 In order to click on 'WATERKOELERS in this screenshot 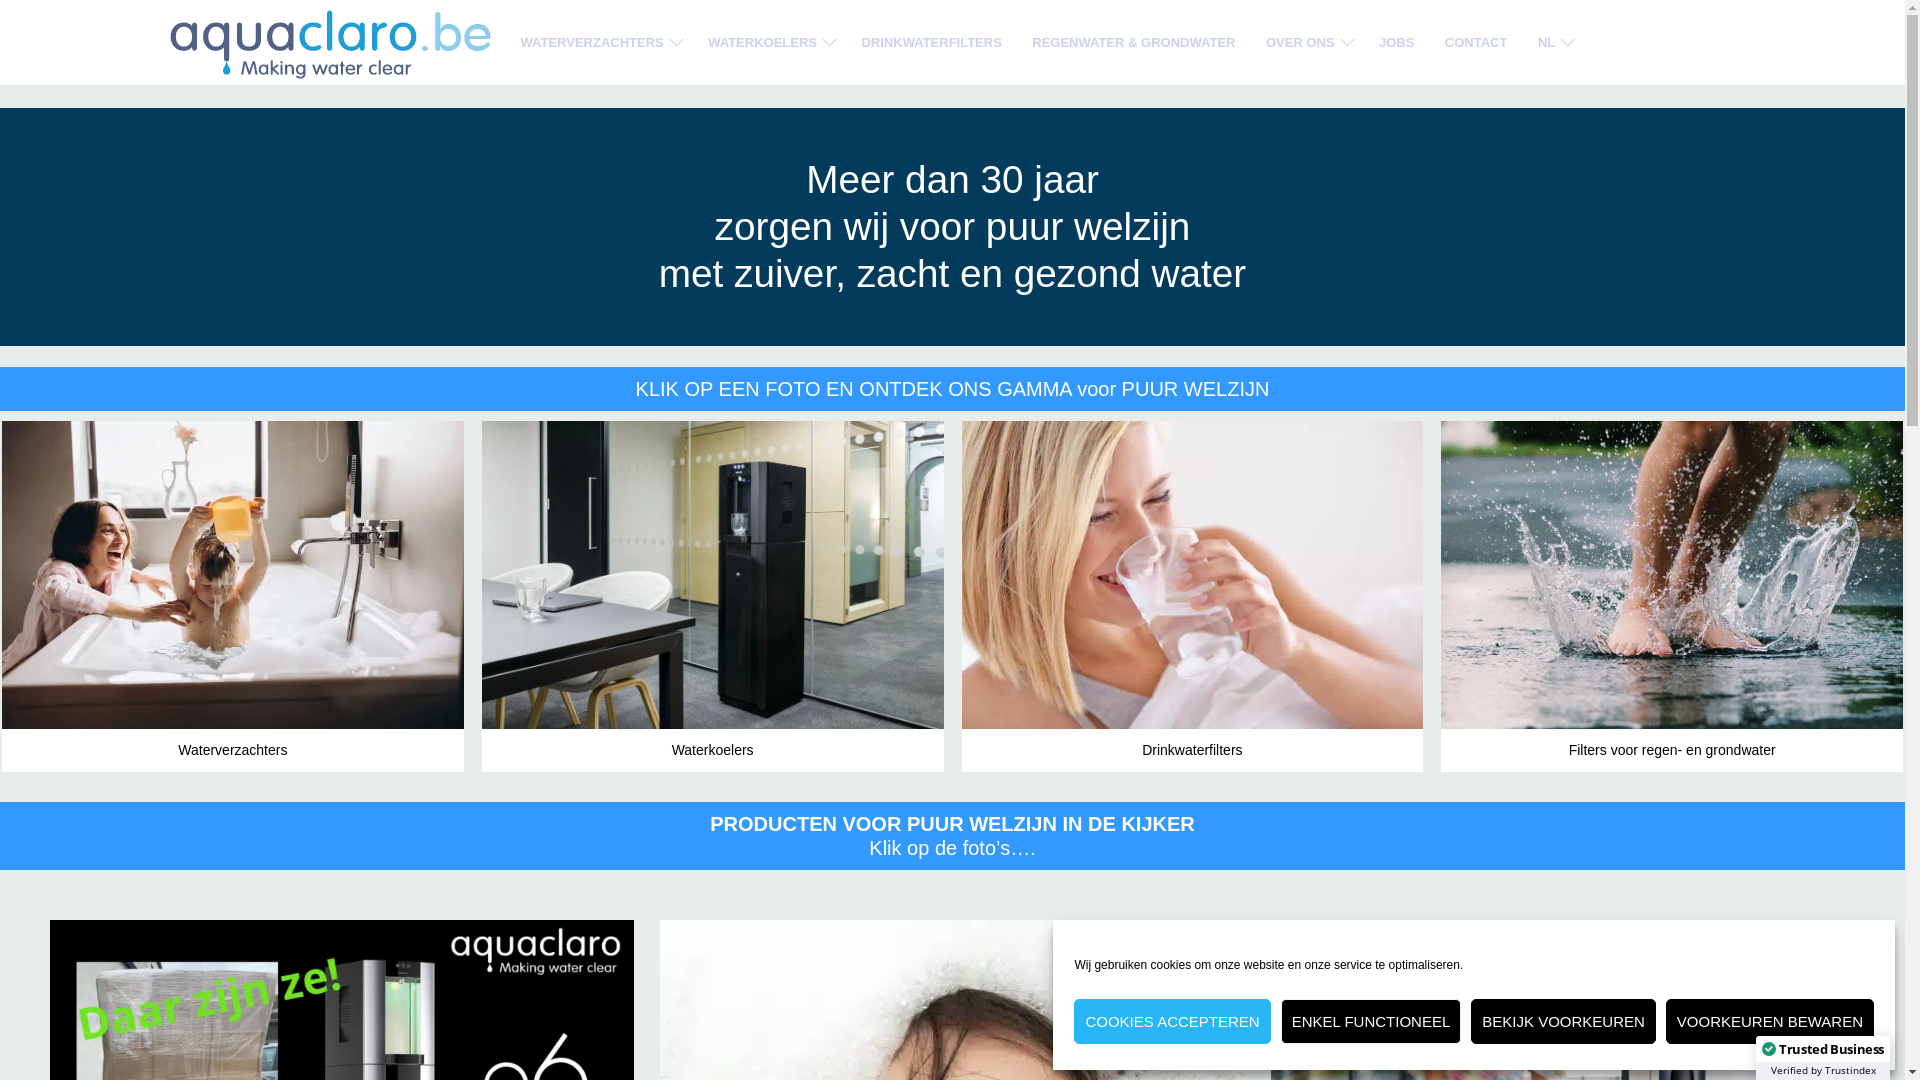, I will do `click(768, 42)`.